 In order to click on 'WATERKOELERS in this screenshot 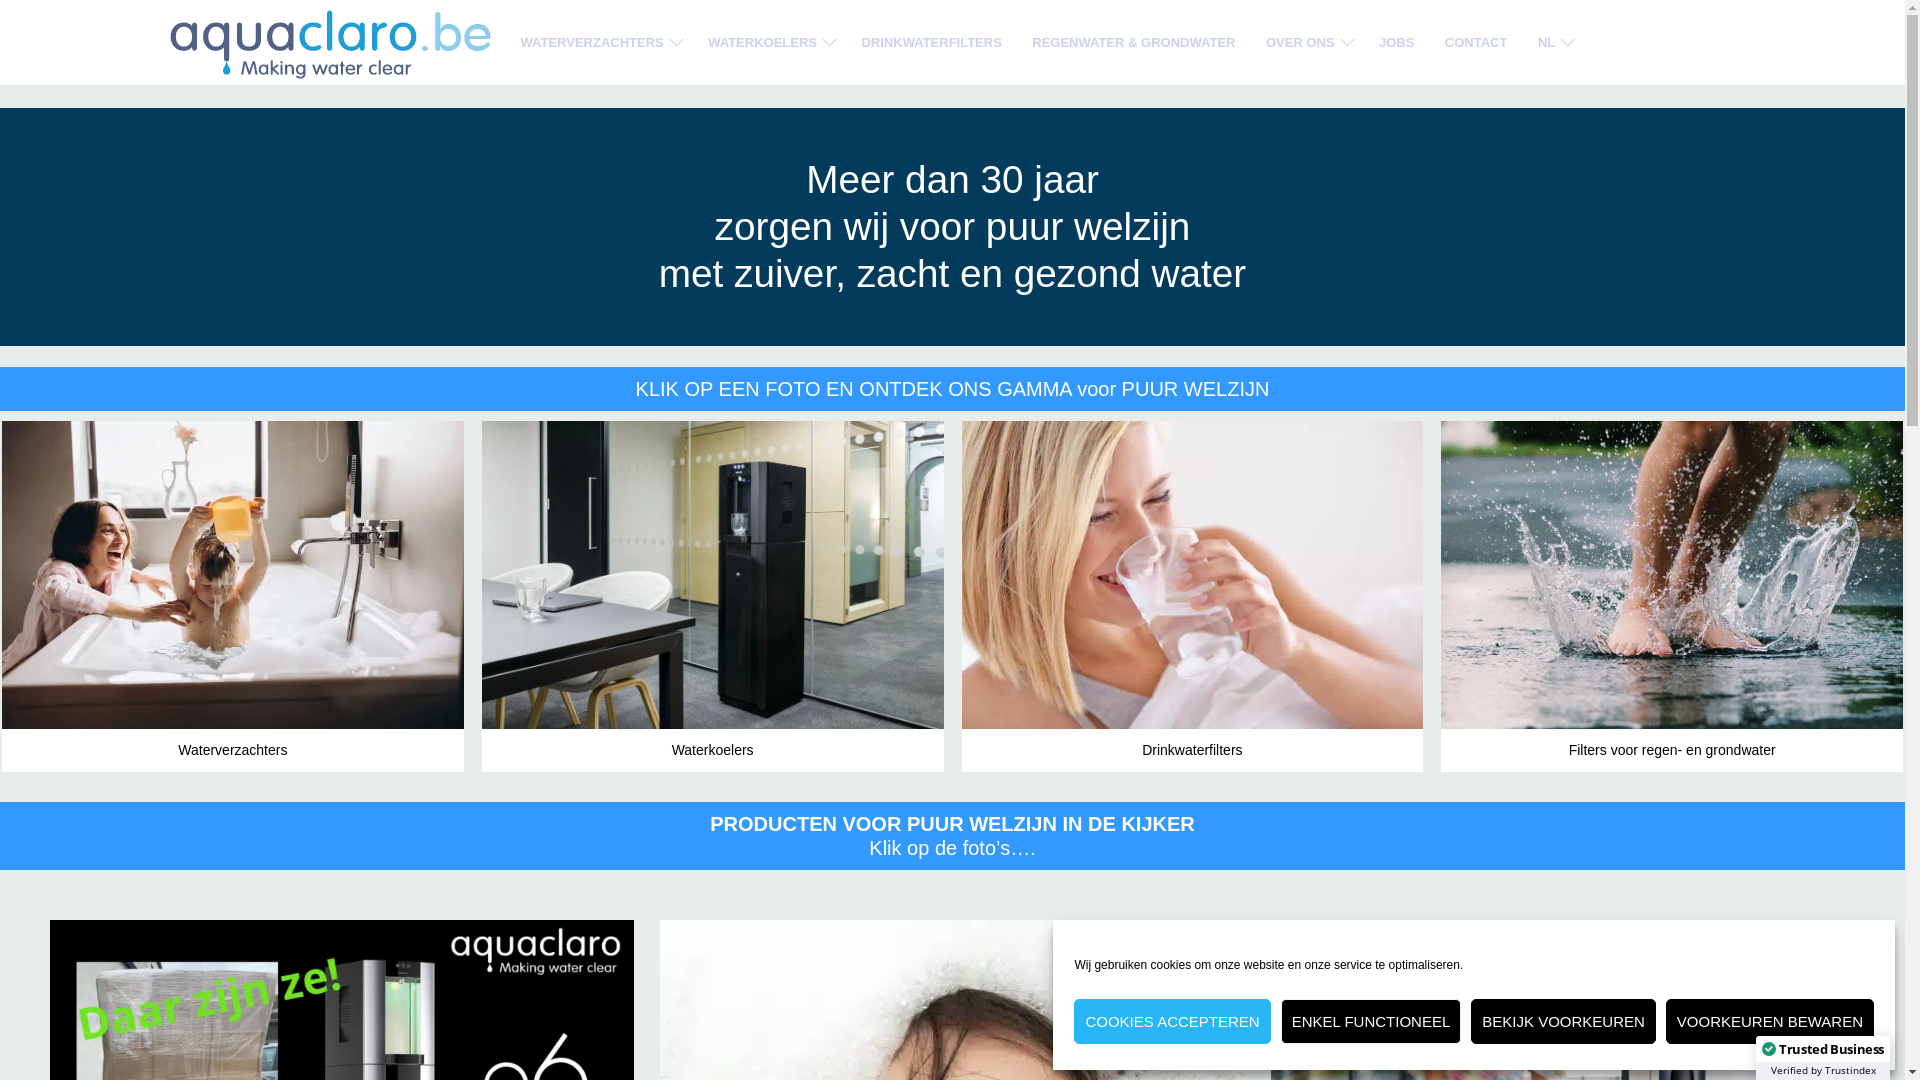, I will do `click(768, 42)`.